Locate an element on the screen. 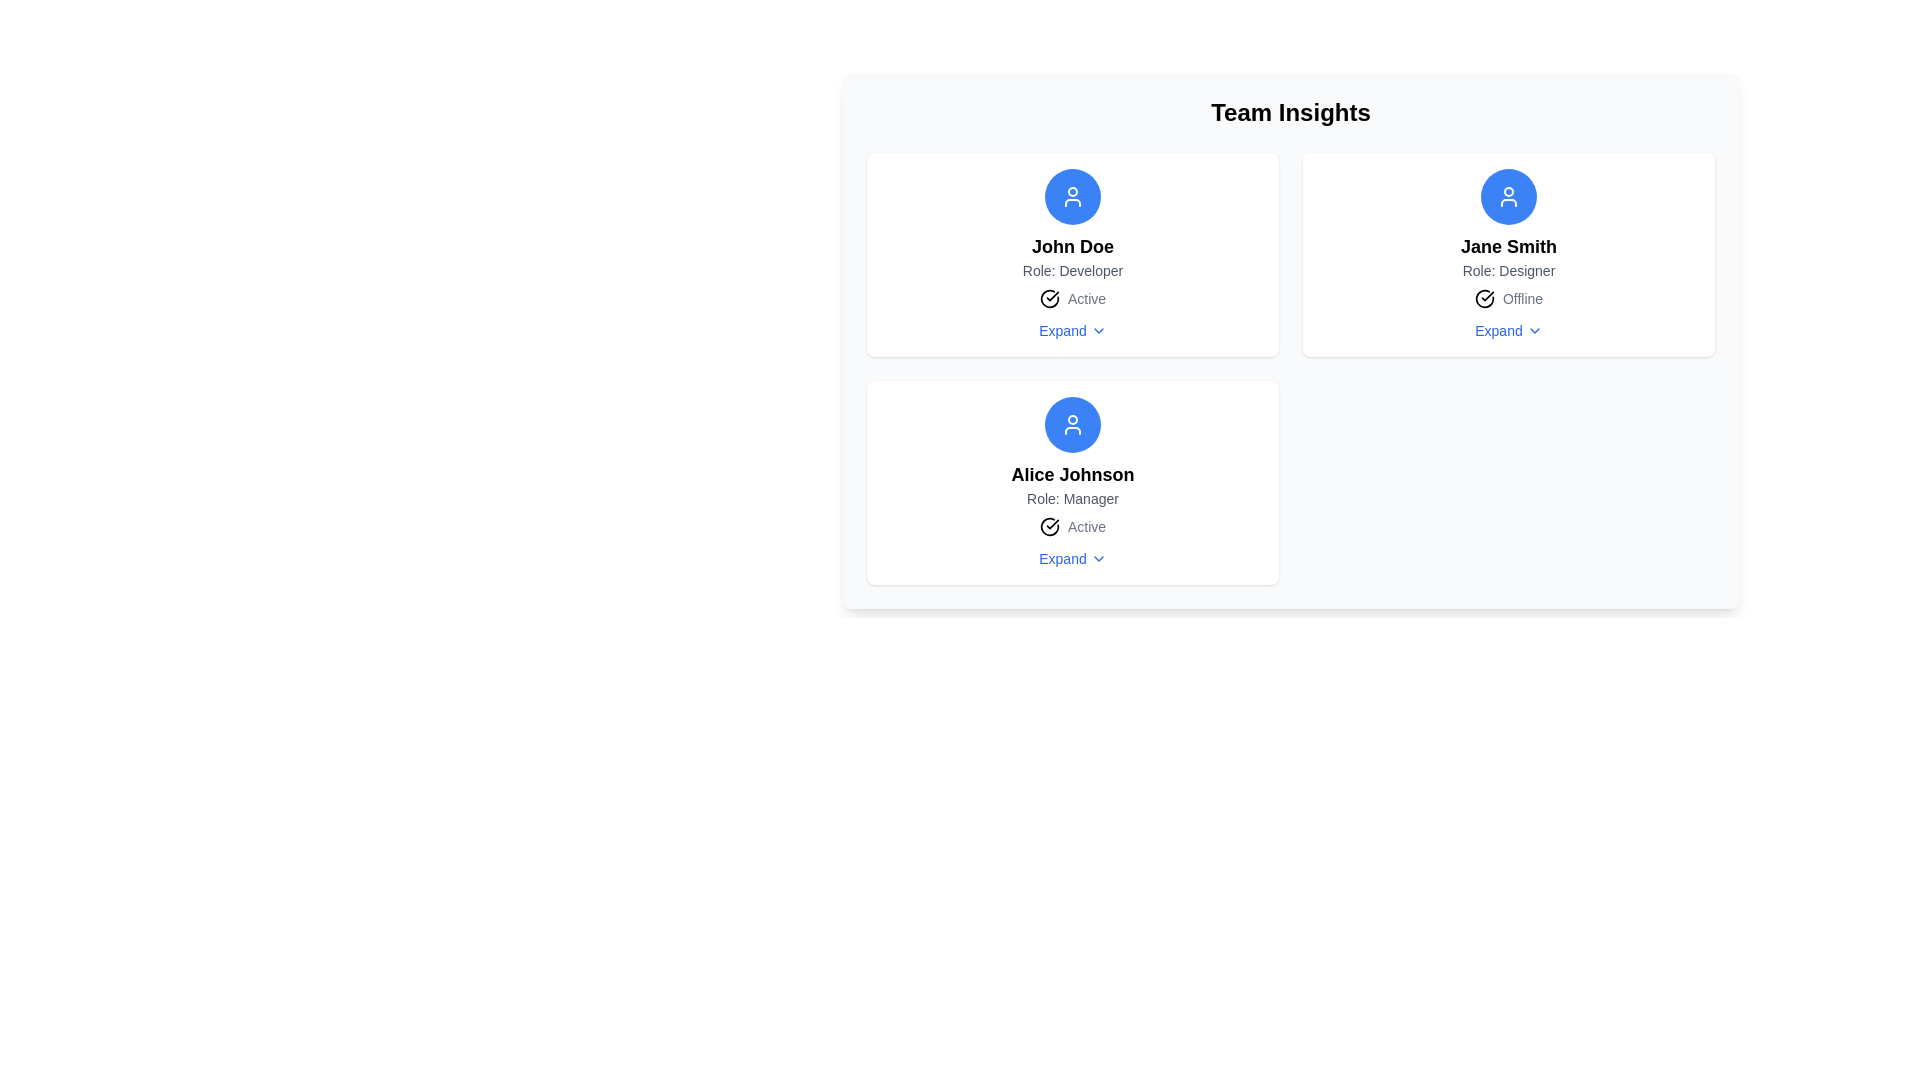 The height and width of the screenshot is (1080, 1920). the text label 'Jane Smith' located in the upper area of the third profile card from the left in the Team Insights section, positioned below the user icon and above the role description is located at coordinates (1508, 245).